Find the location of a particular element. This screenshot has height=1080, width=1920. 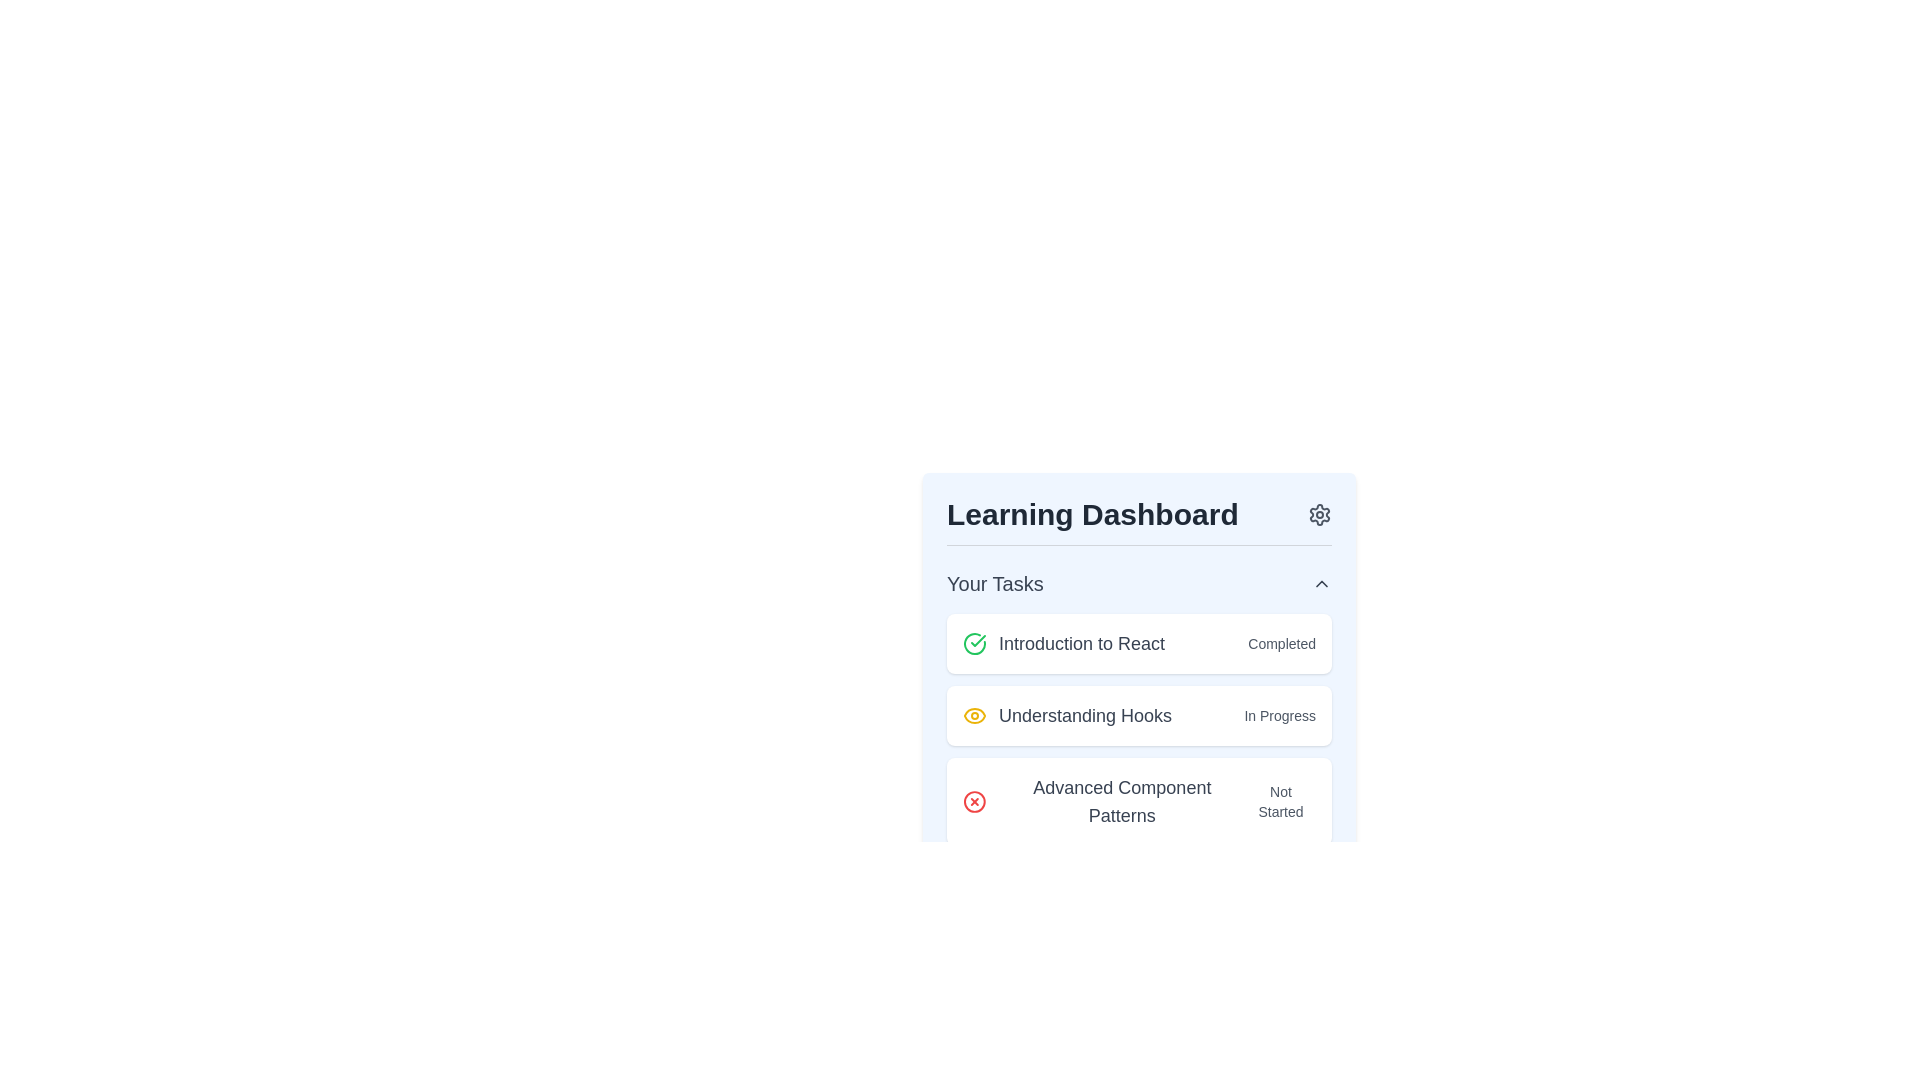

the circular green icon with a white checkmark, which indicates a completed state, located to the left of the text 'Introduction to React' is located at coordinates (974, 644).